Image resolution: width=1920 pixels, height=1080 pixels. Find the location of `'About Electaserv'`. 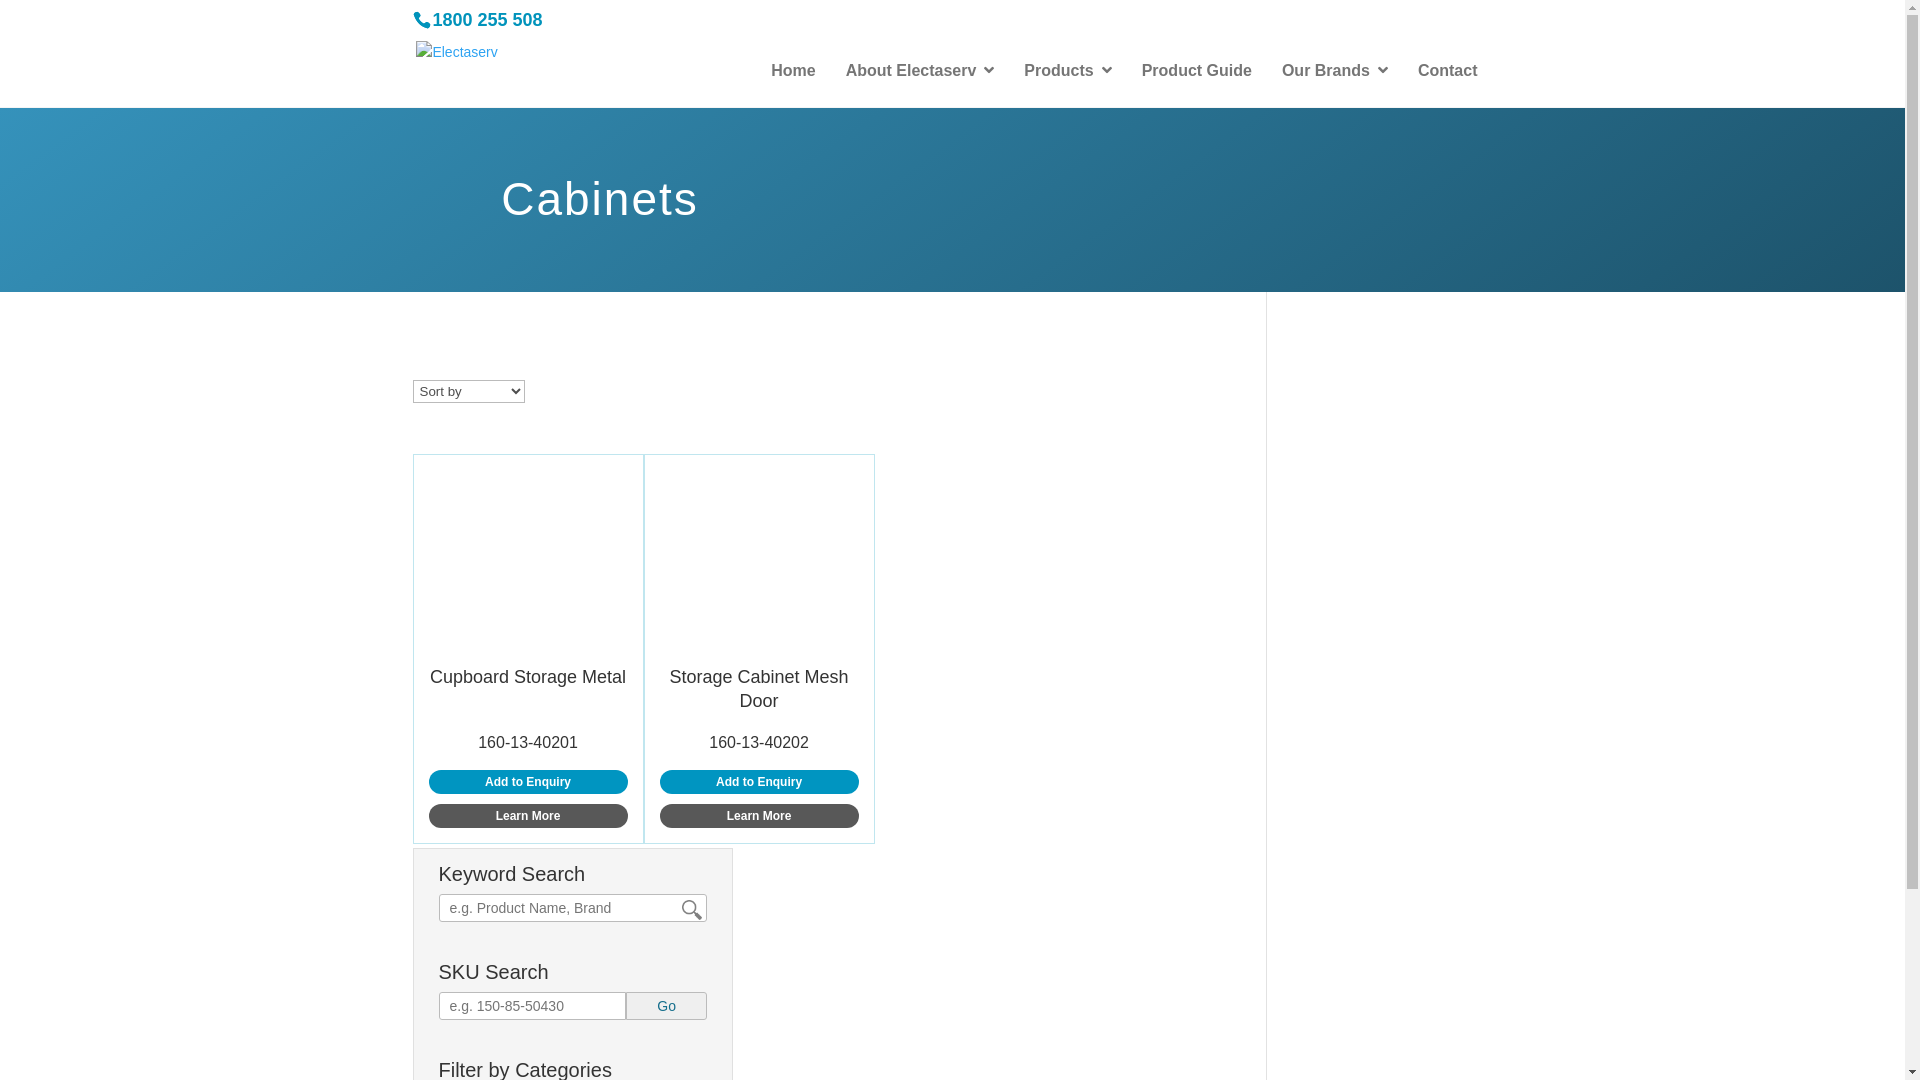

'About Electaserv' is located at coordinates (919, 70).